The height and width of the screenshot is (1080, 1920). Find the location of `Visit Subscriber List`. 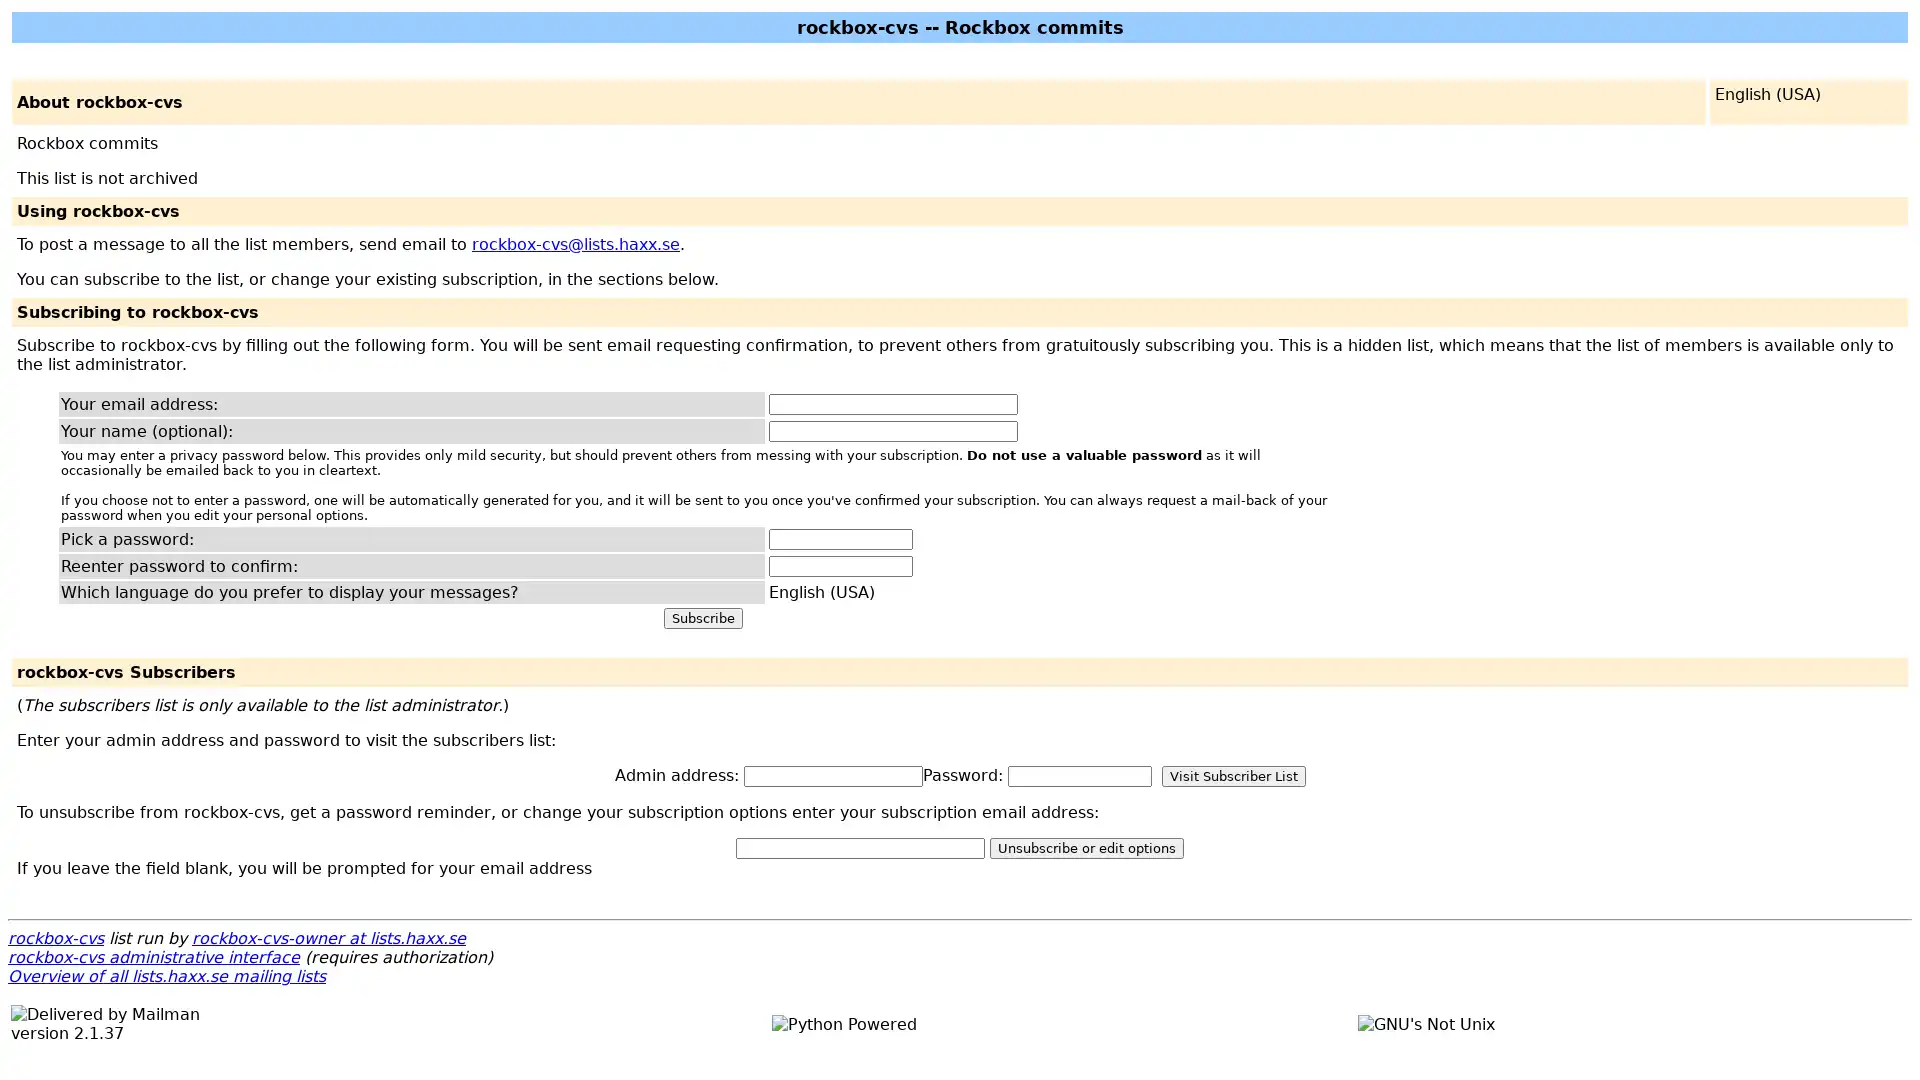

Visit Subscriber List is located at coordinates (1232, 775).